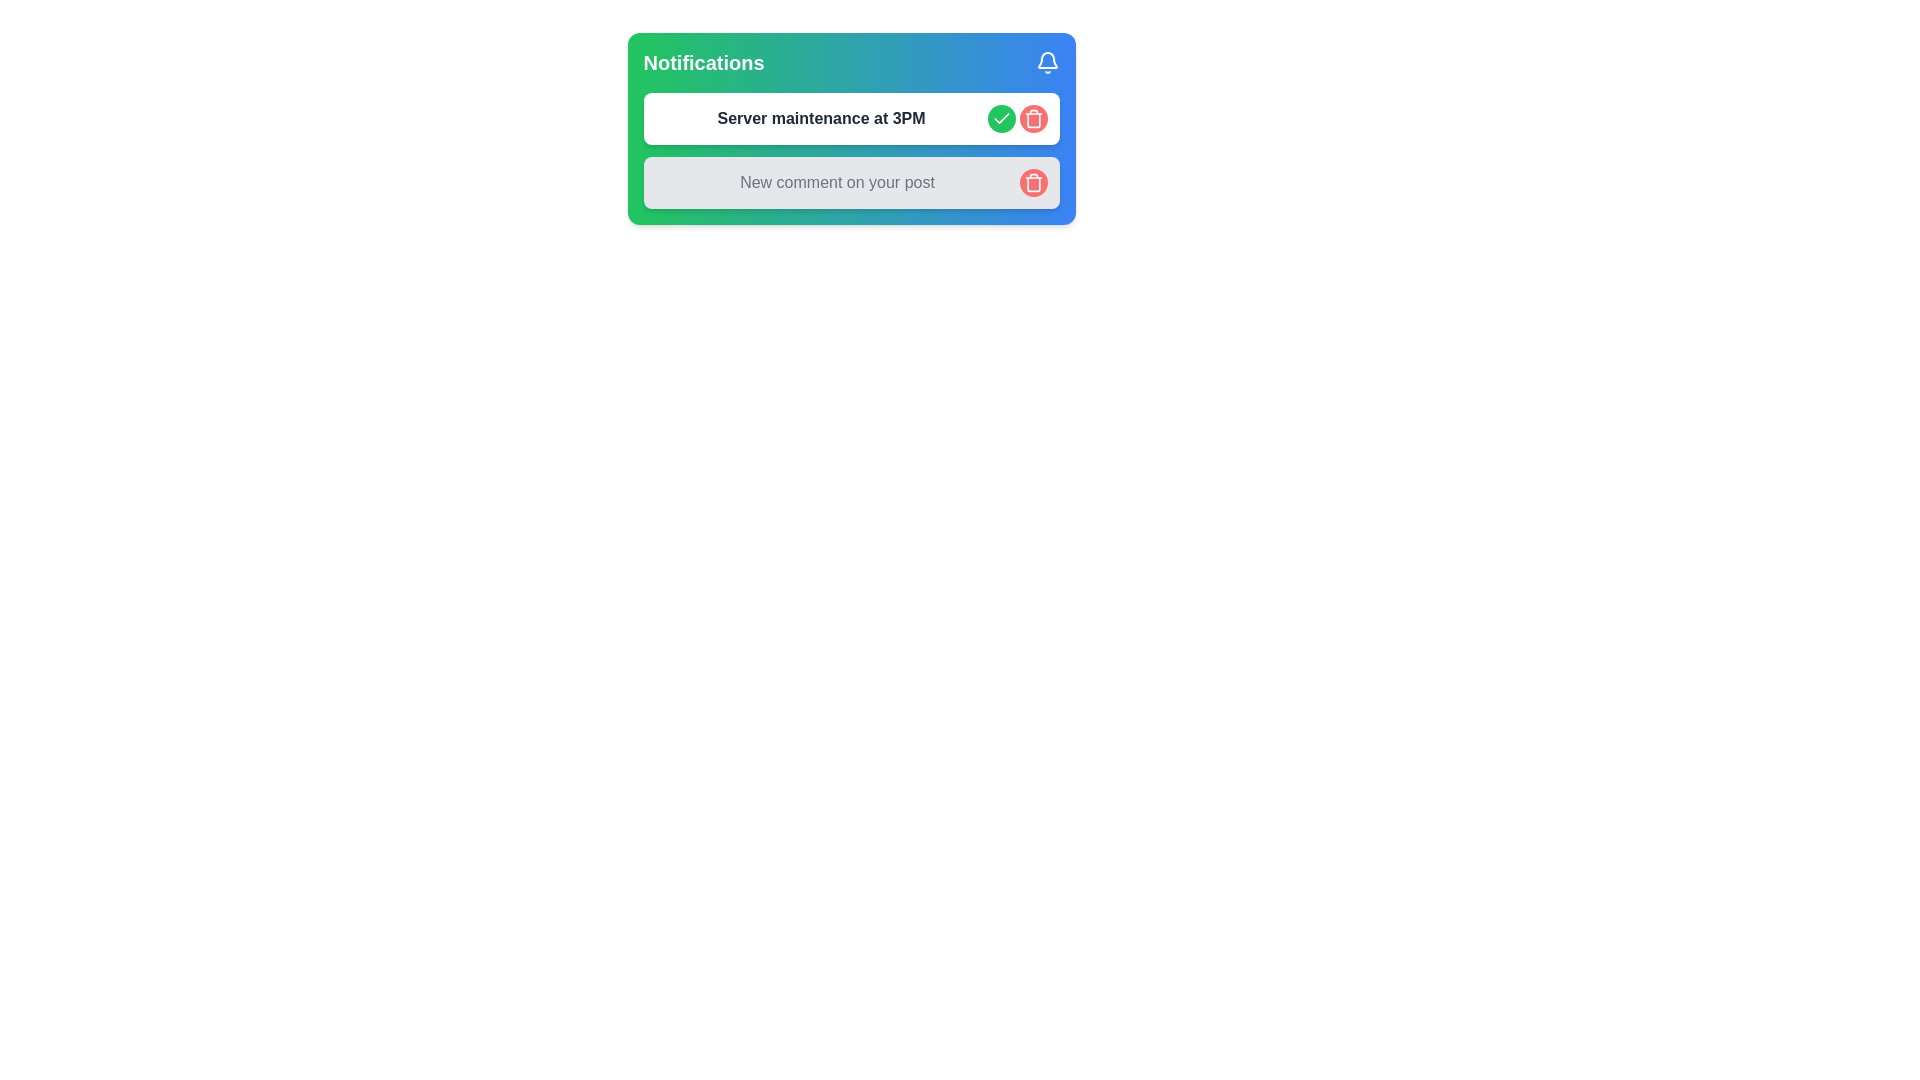 The image size is (1920, 1080). What do you see at coordinates (1033, 182) in the screenshot?
I see `the red trash can icon button located in the second notification item` at bounding box center [1033, 182].